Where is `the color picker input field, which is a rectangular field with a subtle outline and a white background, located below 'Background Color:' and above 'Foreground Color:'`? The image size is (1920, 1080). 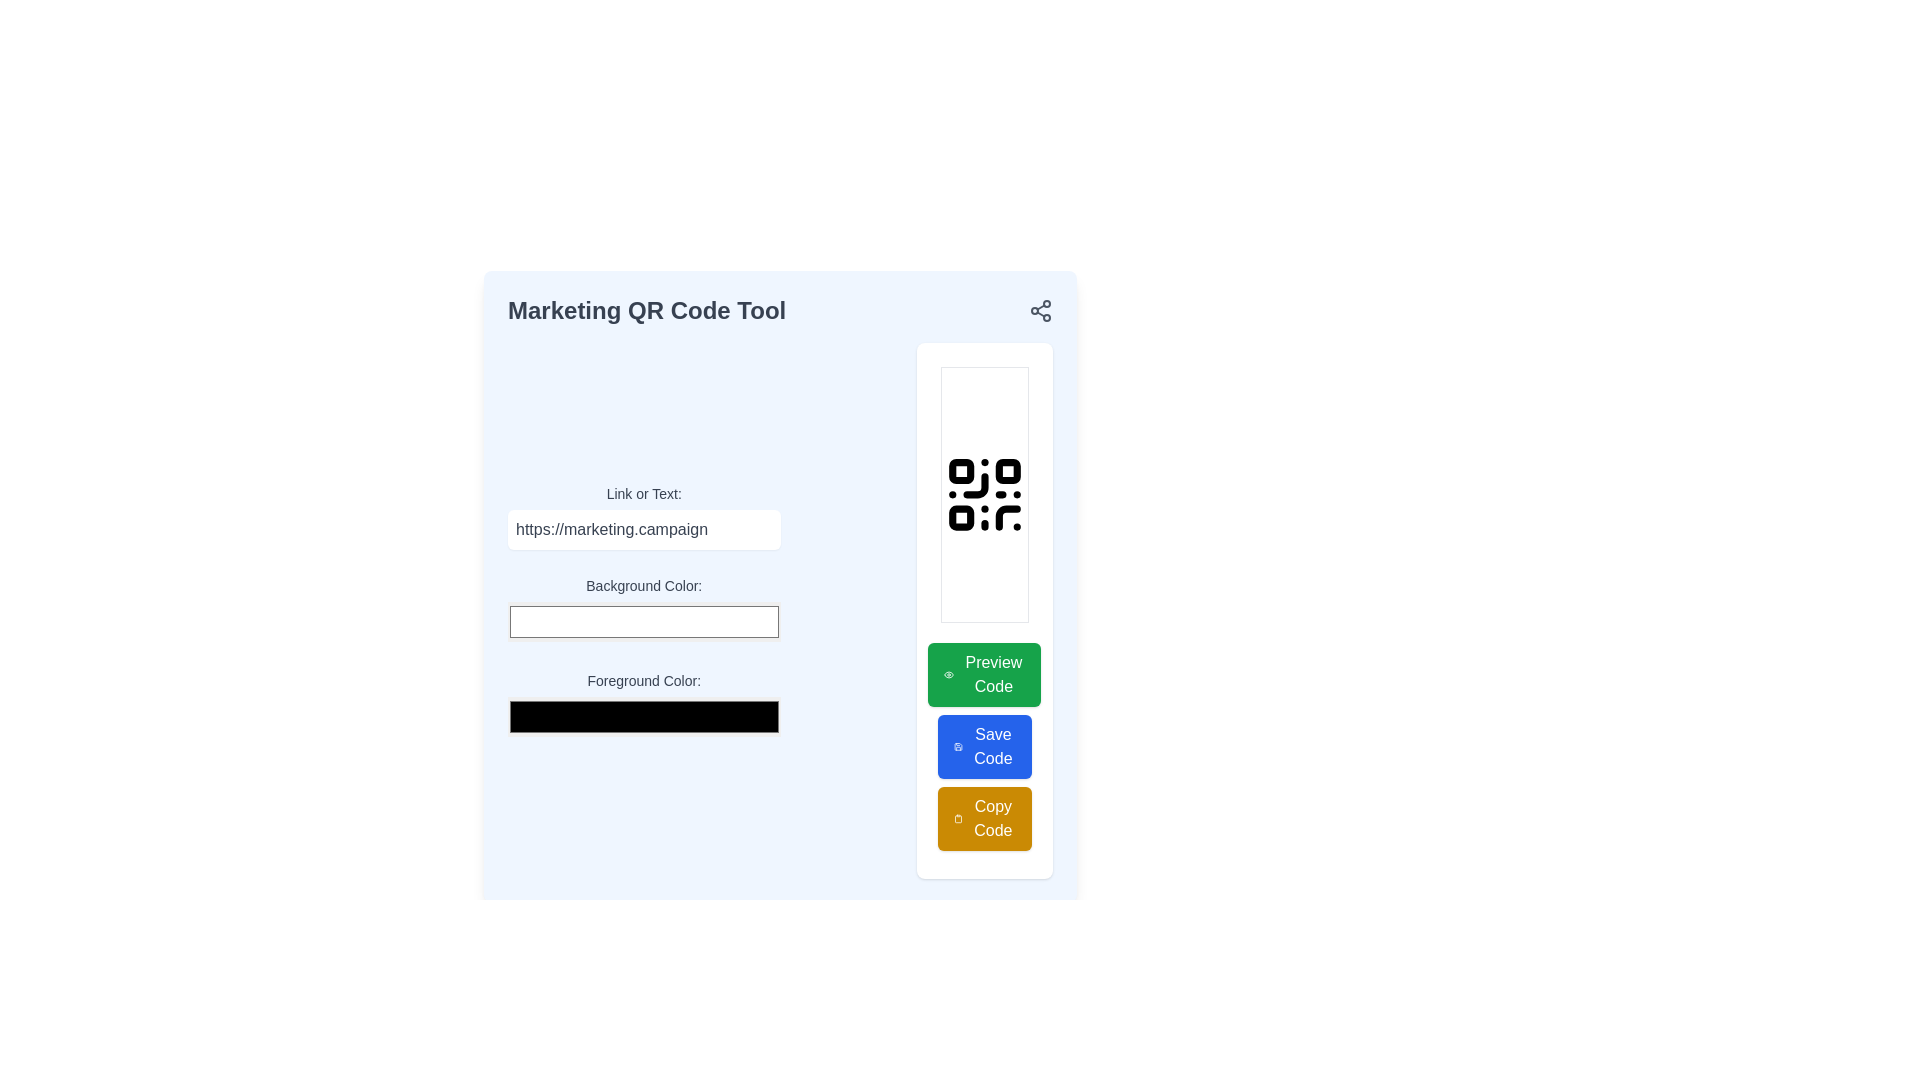
the color picker input field, which is a rectangular field with a subtle outline and a white background, located below 'Background Color:' and above 'Foreground Color:' is located at coordinates (644, 620).